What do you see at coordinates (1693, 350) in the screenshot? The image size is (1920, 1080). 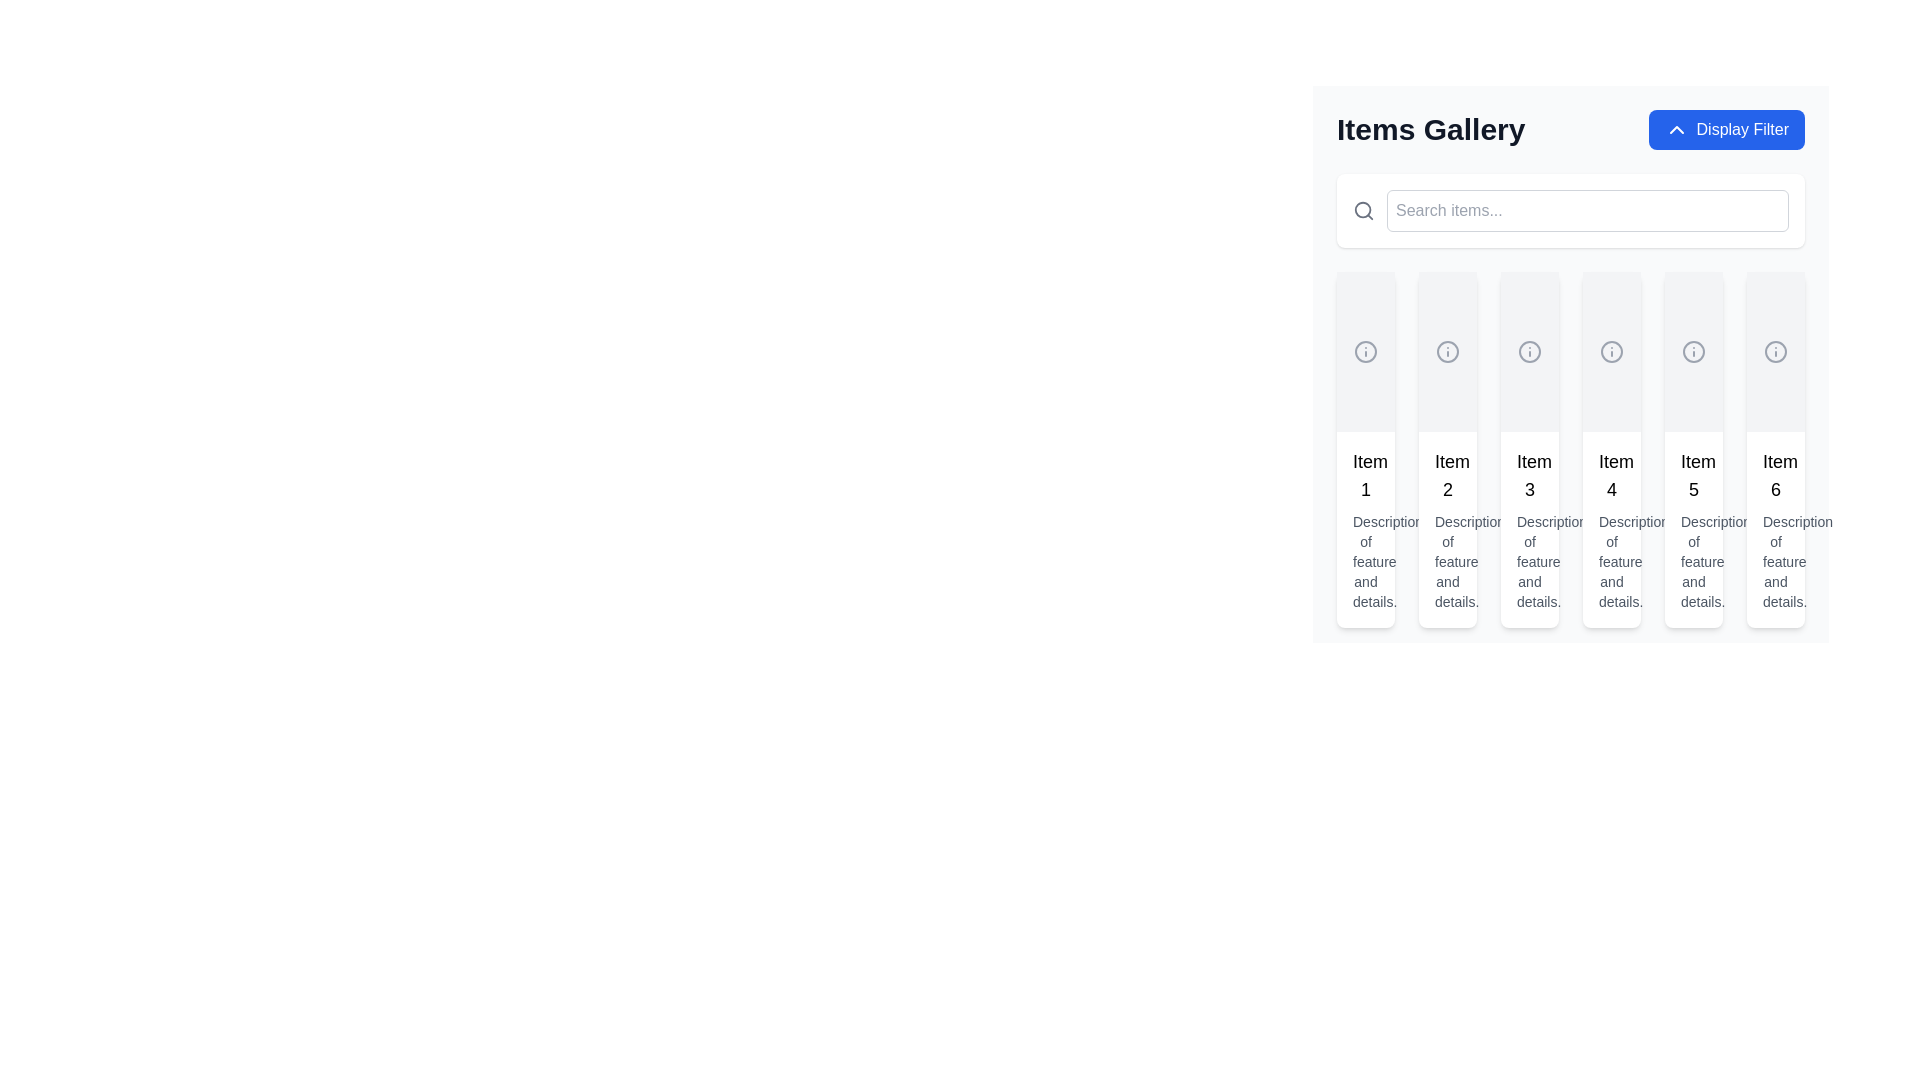 I see `the informational icon located on the top part of the card labeled 'Item 5' in the gallery` at bounding box center [1693, 350].